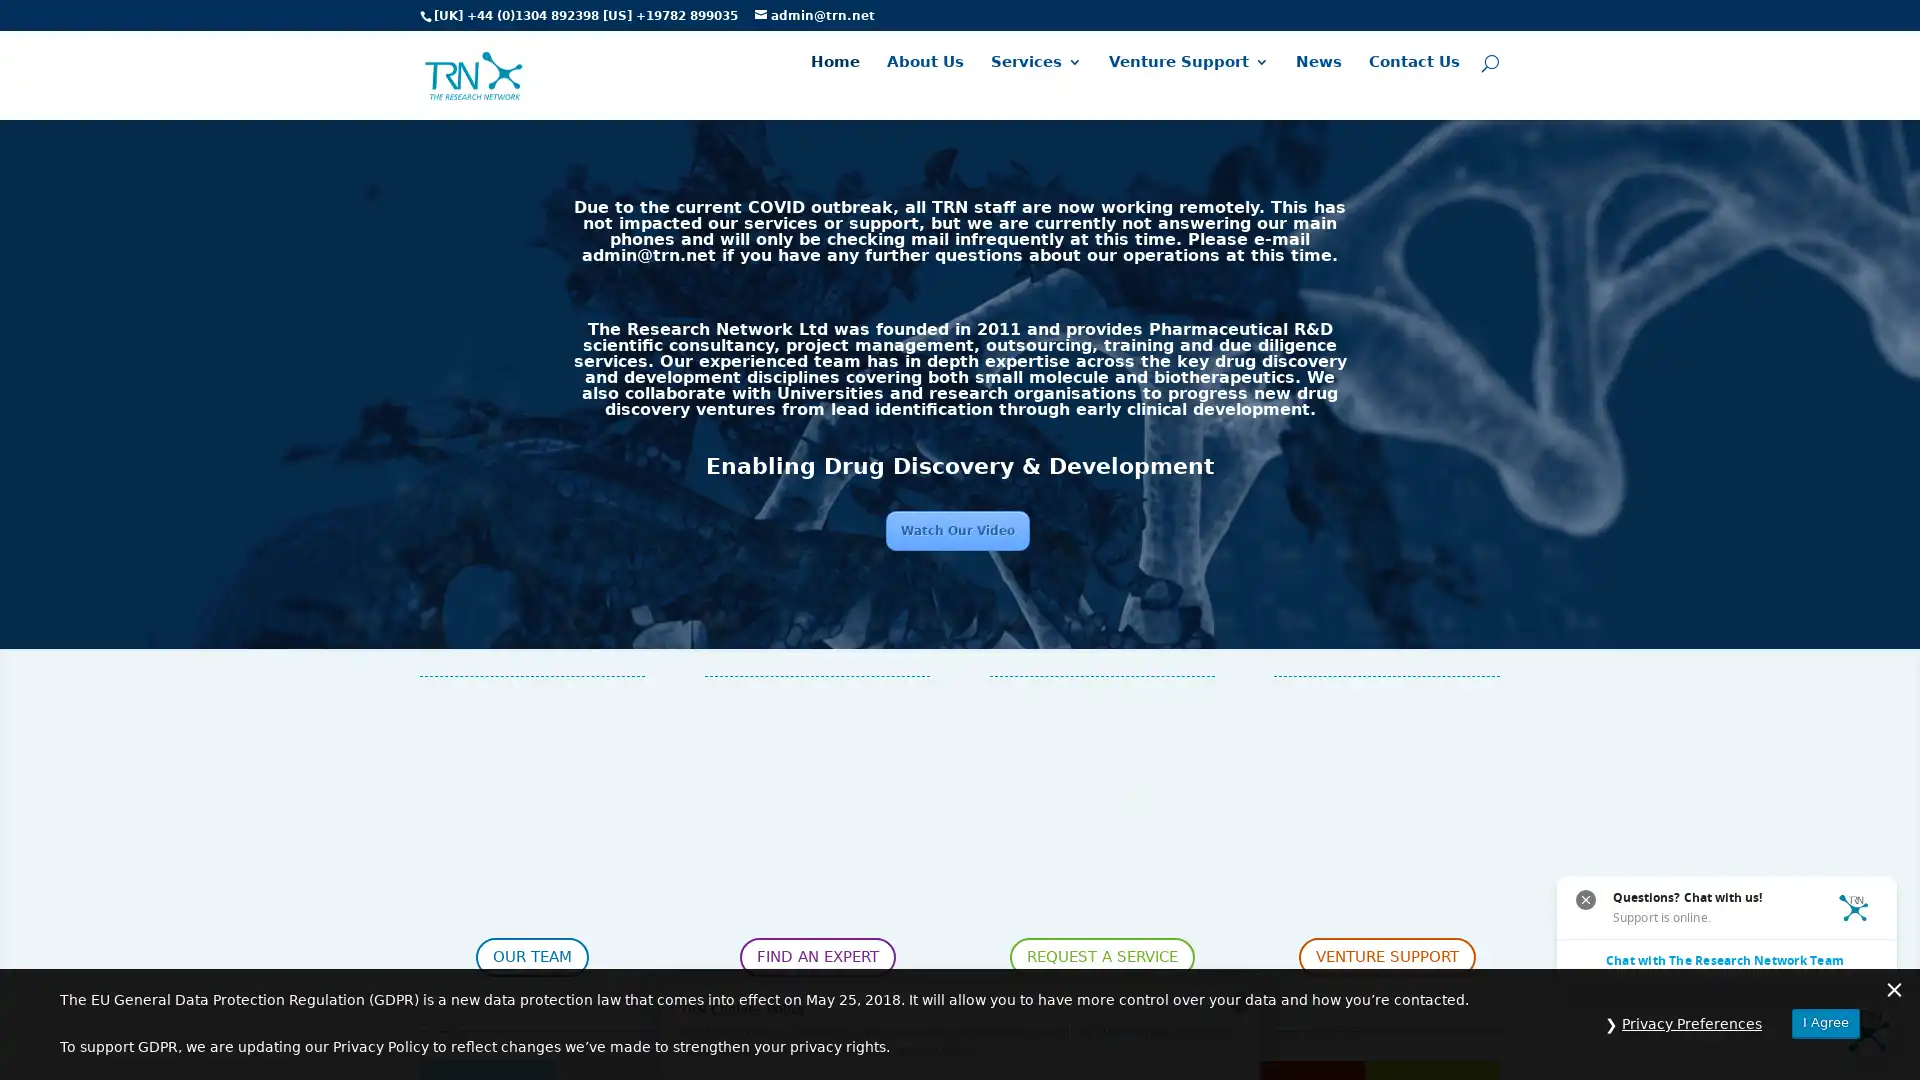 The height and width of the screenshot is (1080, 1920). I want to click on Questions? Chat with us! Support is online. Chat with The Research Network Team, so click(1865, 1029).